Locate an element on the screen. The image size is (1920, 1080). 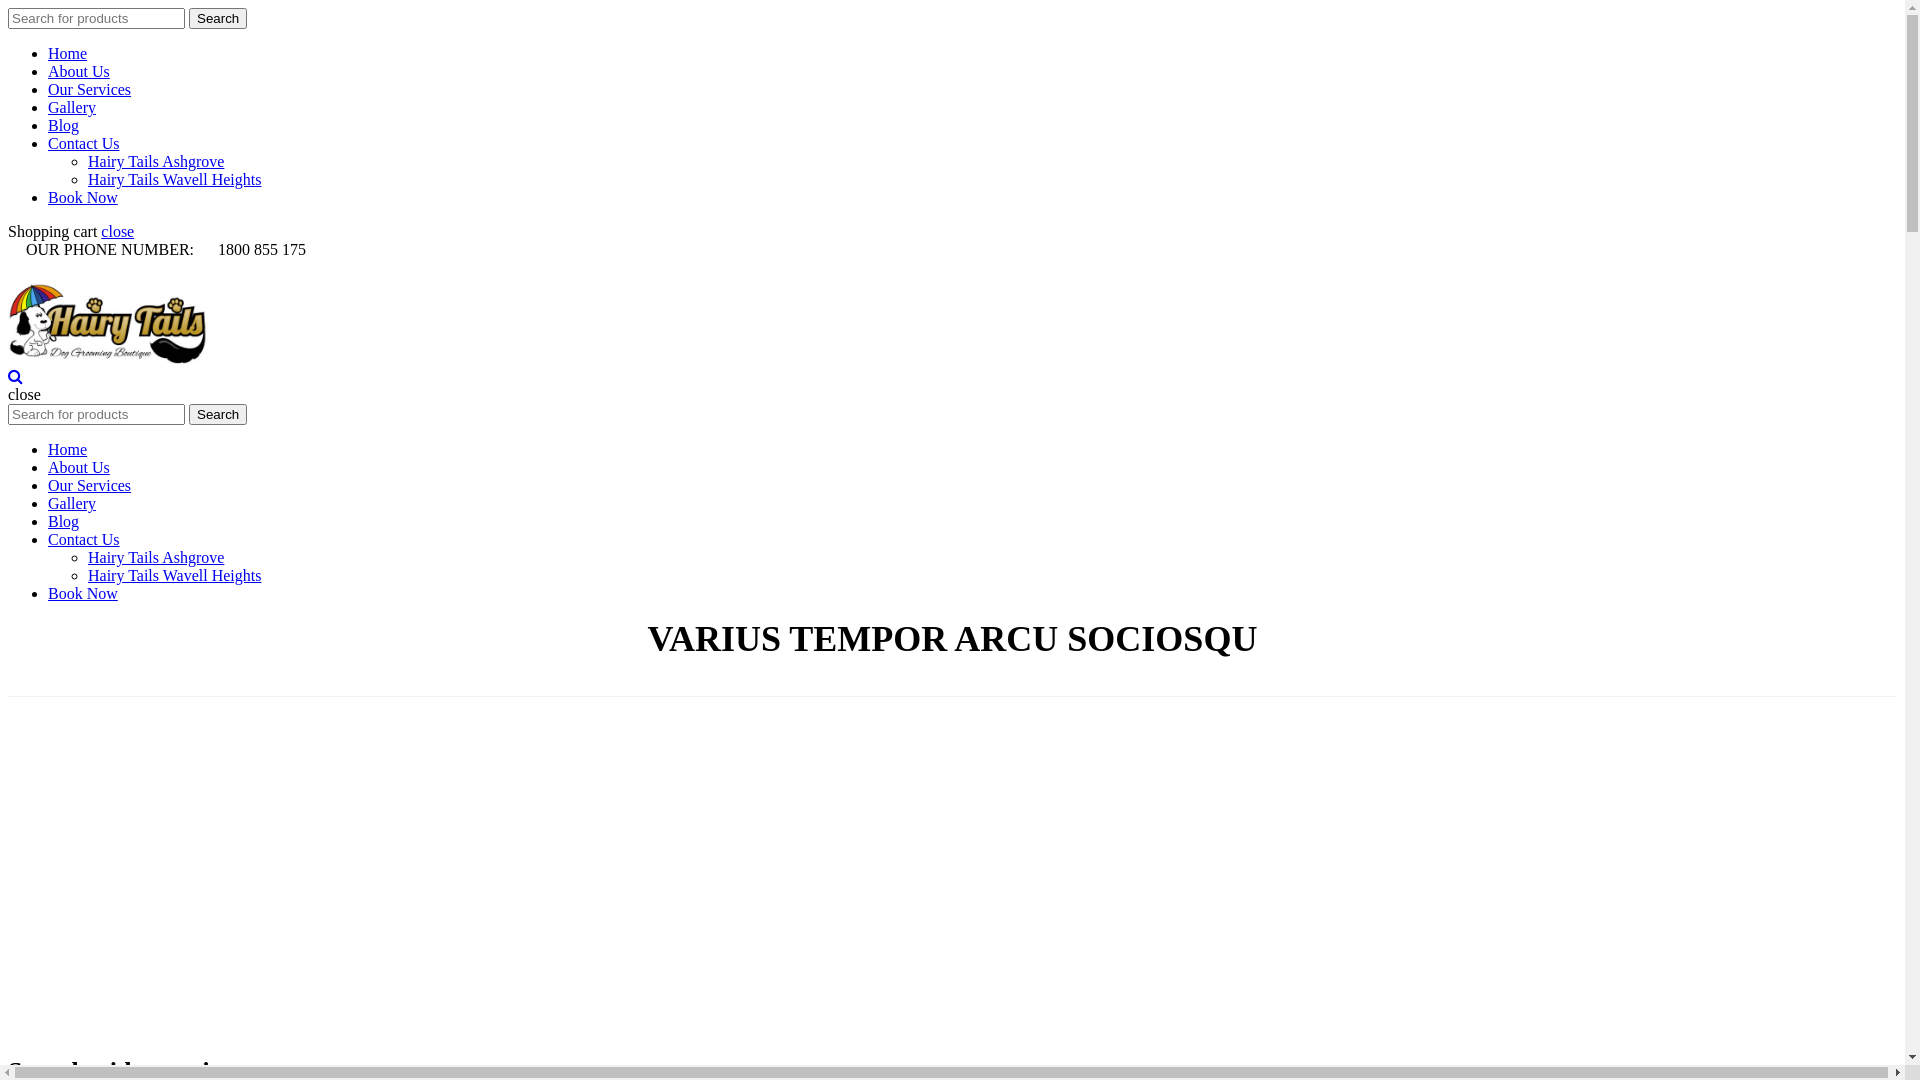
'Gallery' is located at coordinates (72, 107).